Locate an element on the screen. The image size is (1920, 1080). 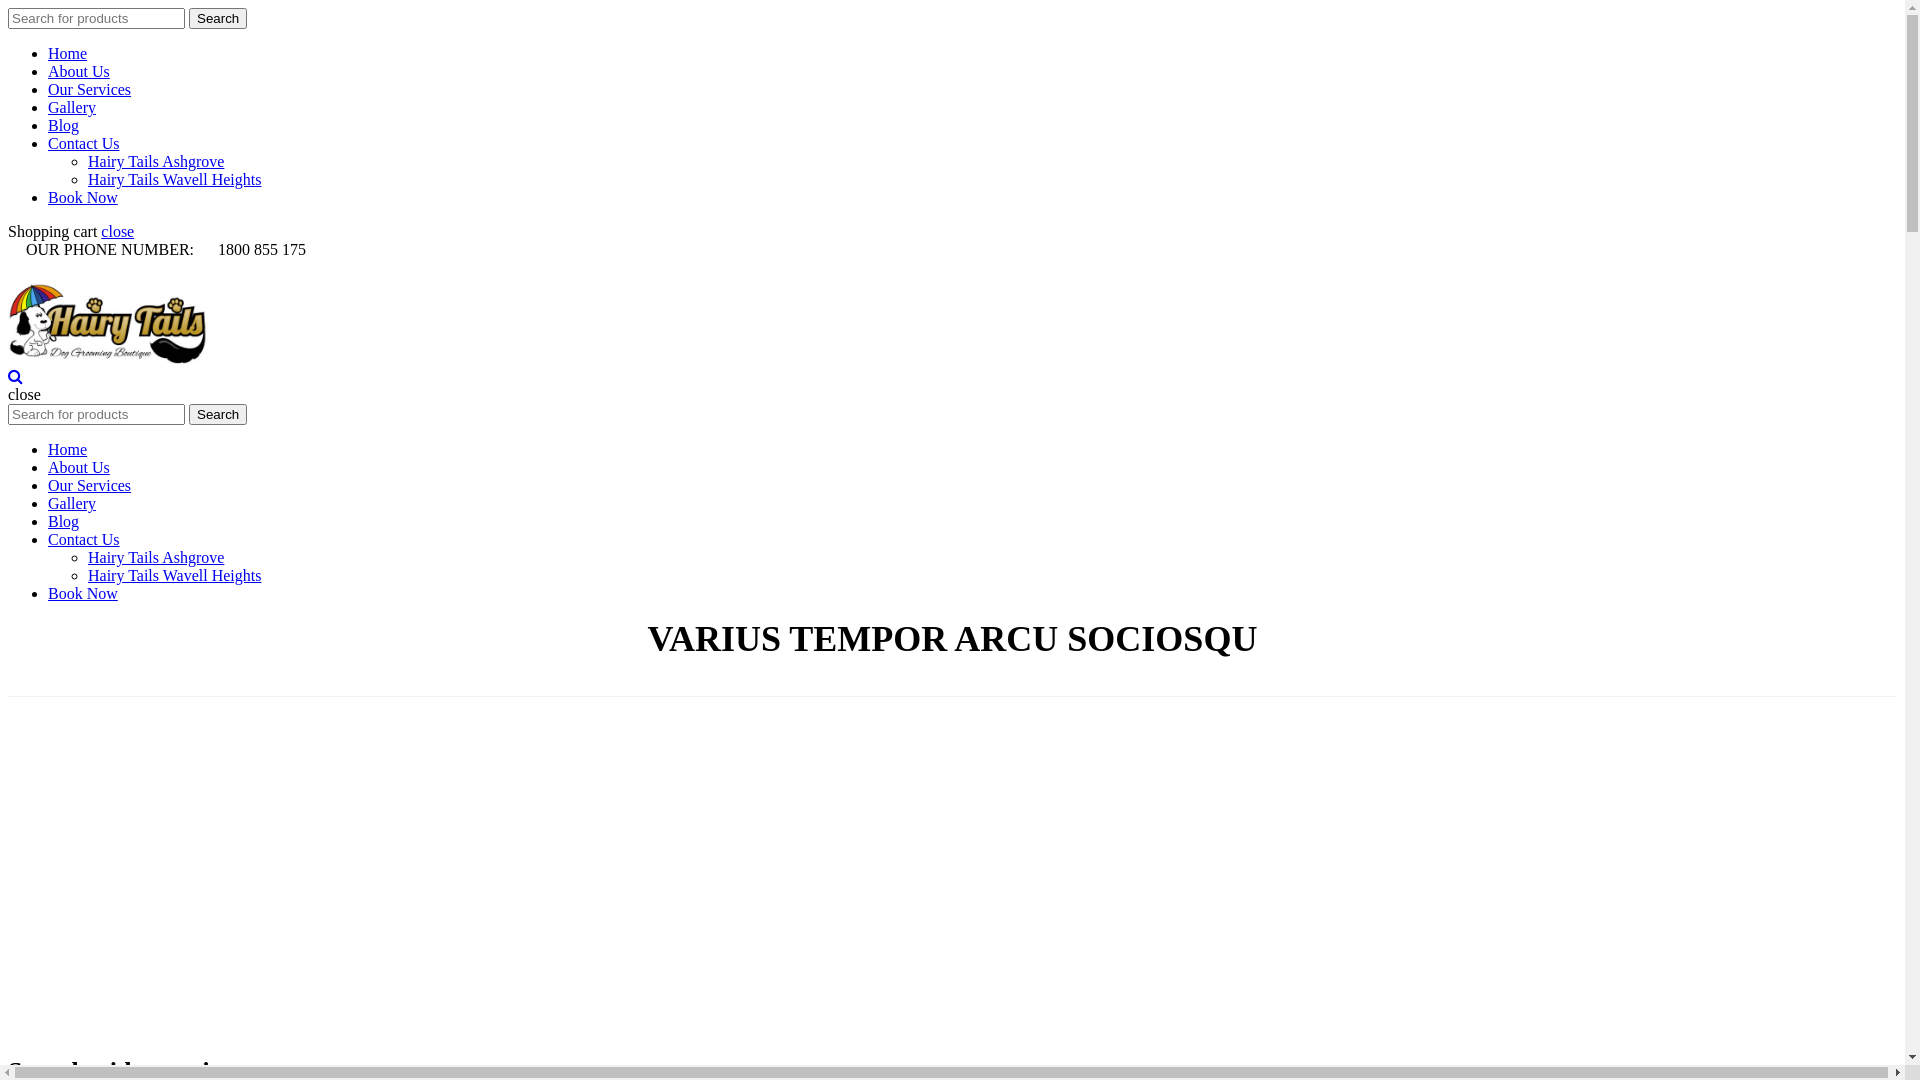
'Gallery' is located at coordinates (72, 107).